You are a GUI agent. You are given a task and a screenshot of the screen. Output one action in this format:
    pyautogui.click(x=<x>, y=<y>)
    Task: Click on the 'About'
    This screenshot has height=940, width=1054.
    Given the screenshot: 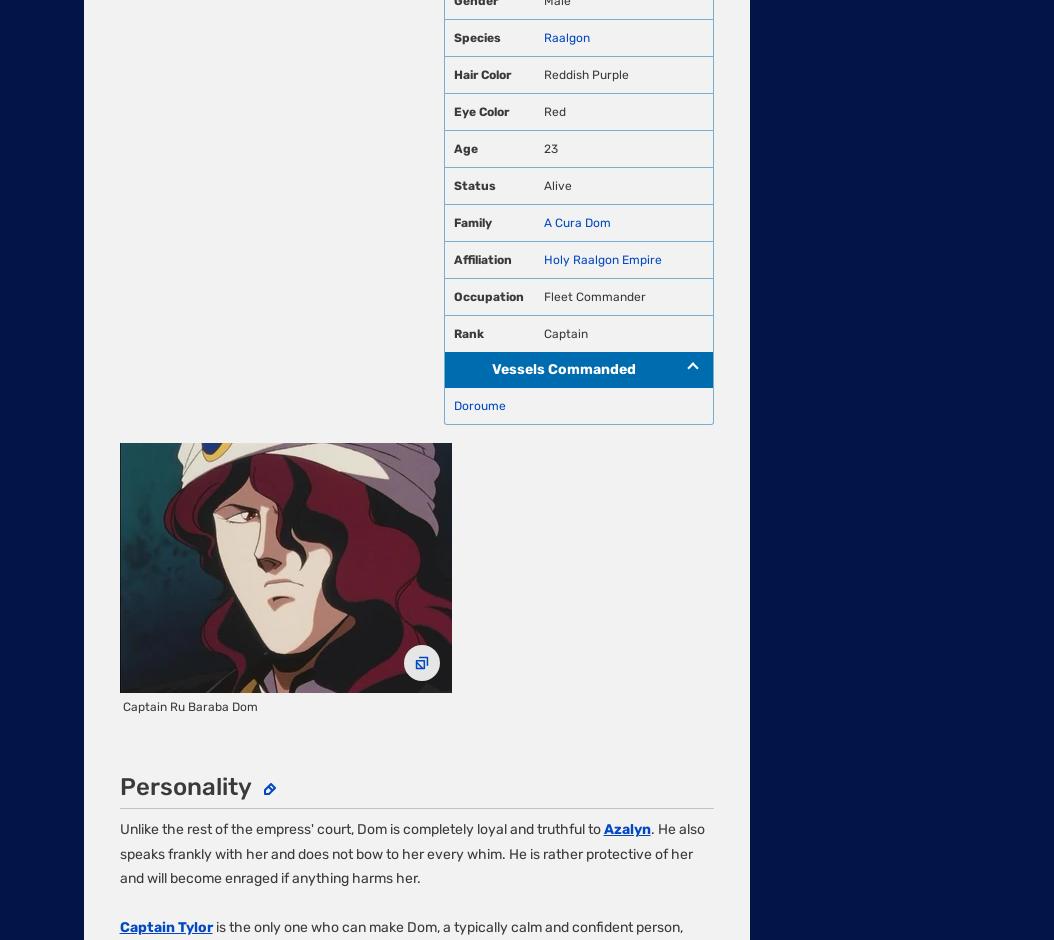 What is the action you would take?
    pyautogui.click(x=101, y=340)
    